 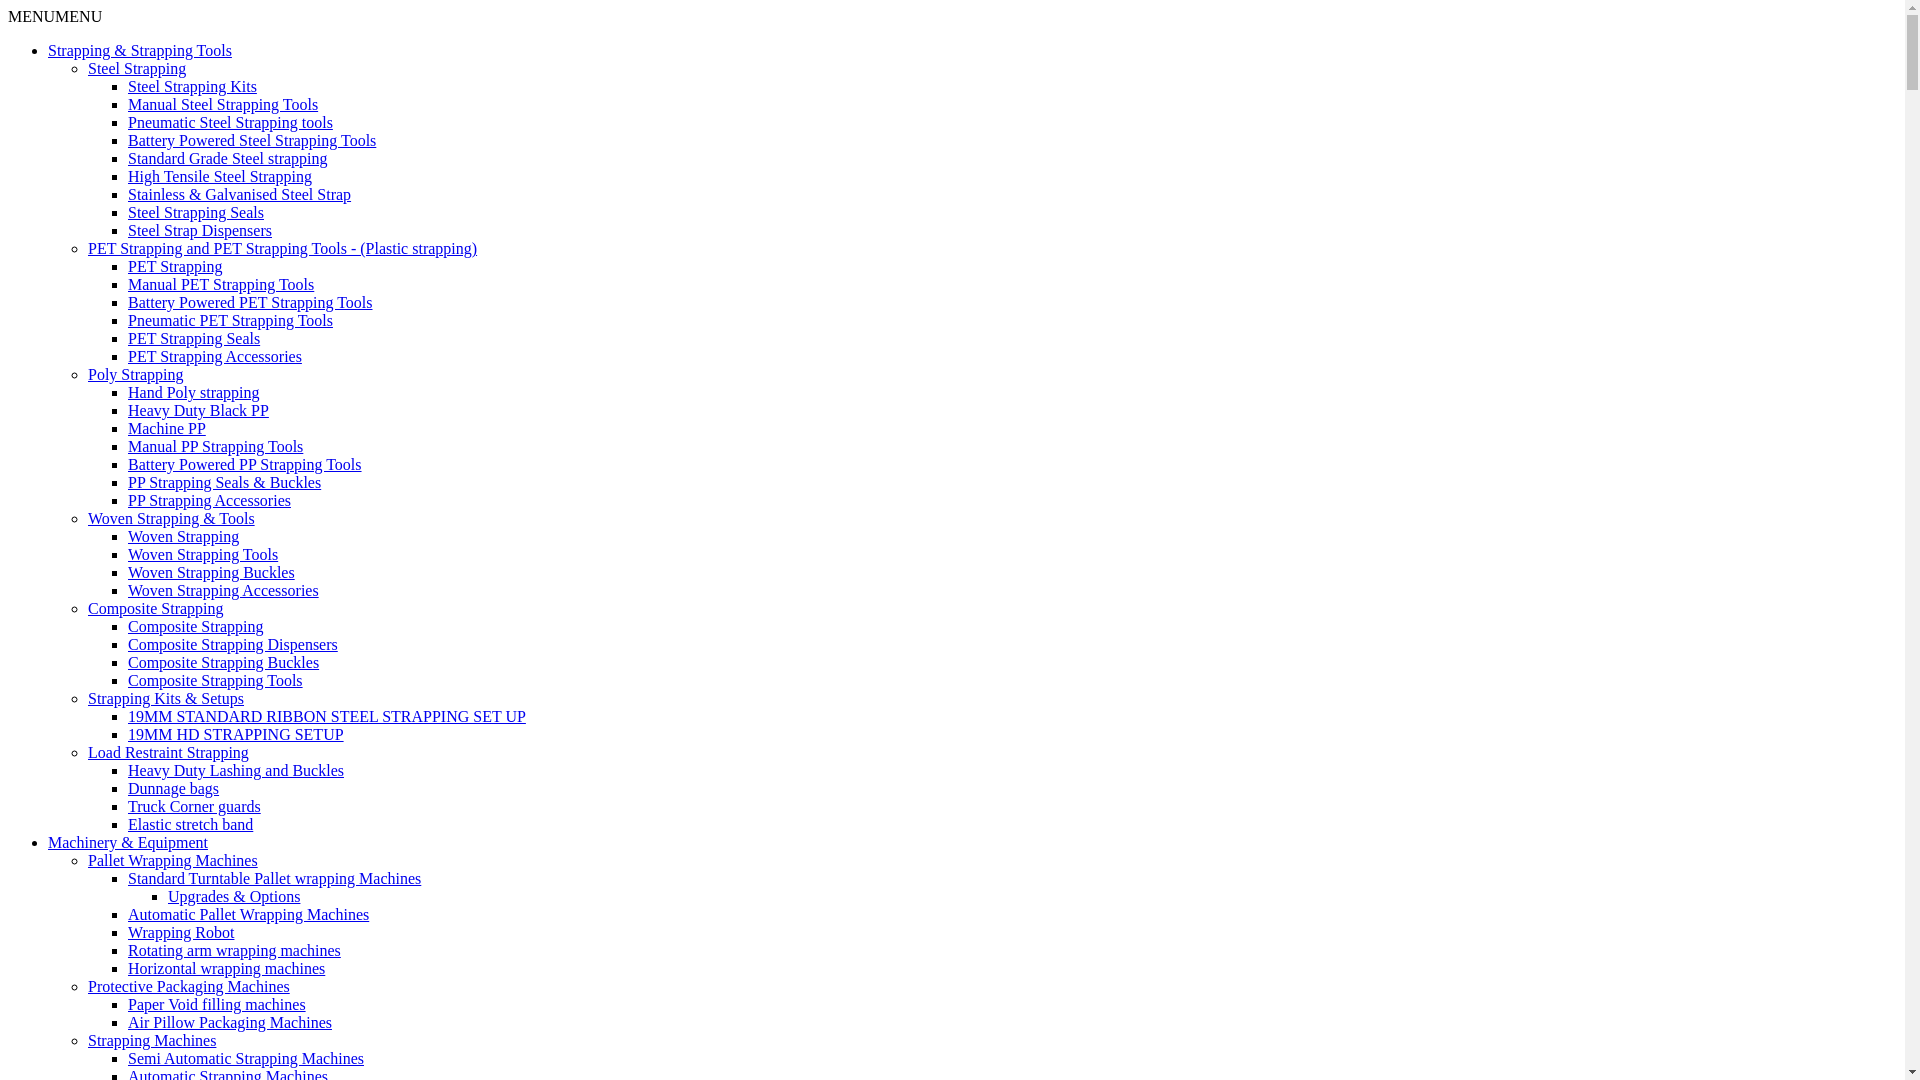 What do you see at coordinates (200, 229) in the screenshot?
I see `'Steel Strap Dispensers'` at bounding box center [200, 229].